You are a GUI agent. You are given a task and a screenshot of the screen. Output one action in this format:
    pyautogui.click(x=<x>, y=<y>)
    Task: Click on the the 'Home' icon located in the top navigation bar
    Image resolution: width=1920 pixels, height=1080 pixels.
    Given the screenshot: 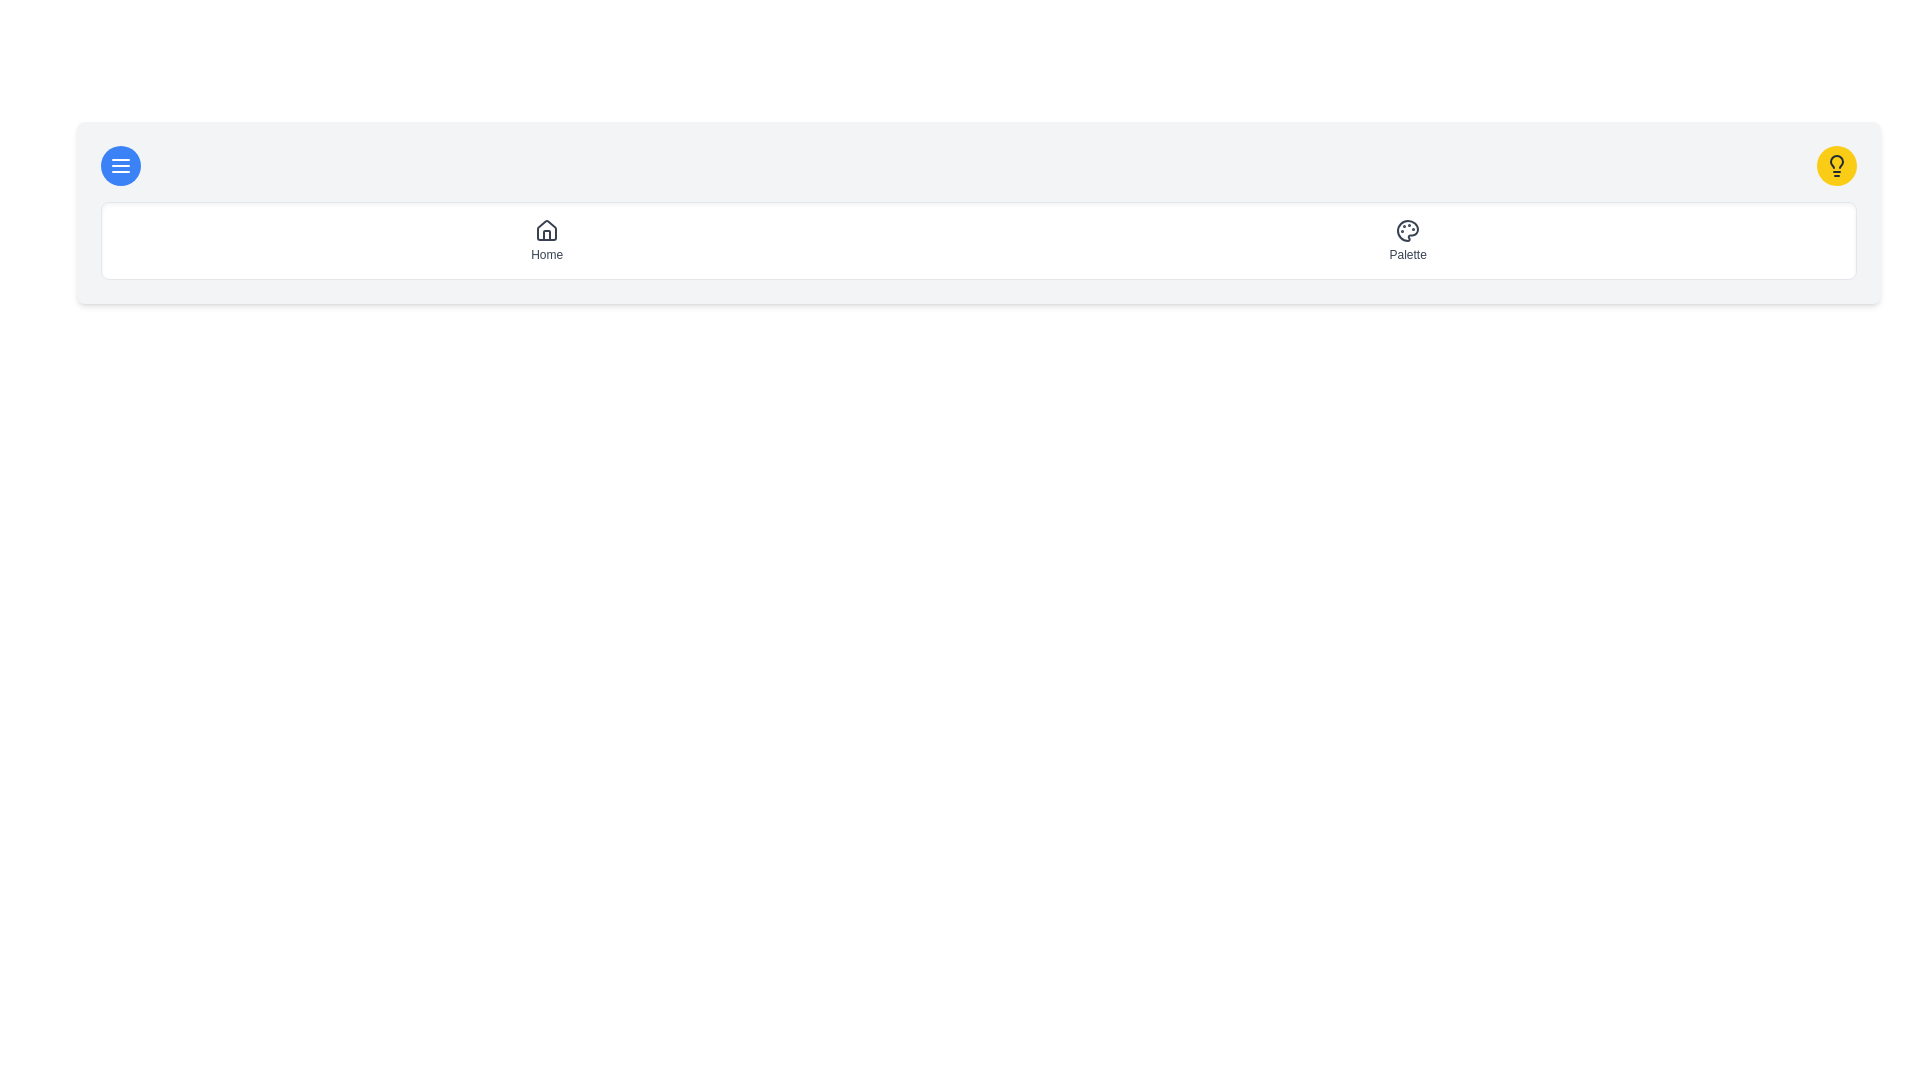 What is the action you would take?
    pyautogui.click(x=547, y=229)
    